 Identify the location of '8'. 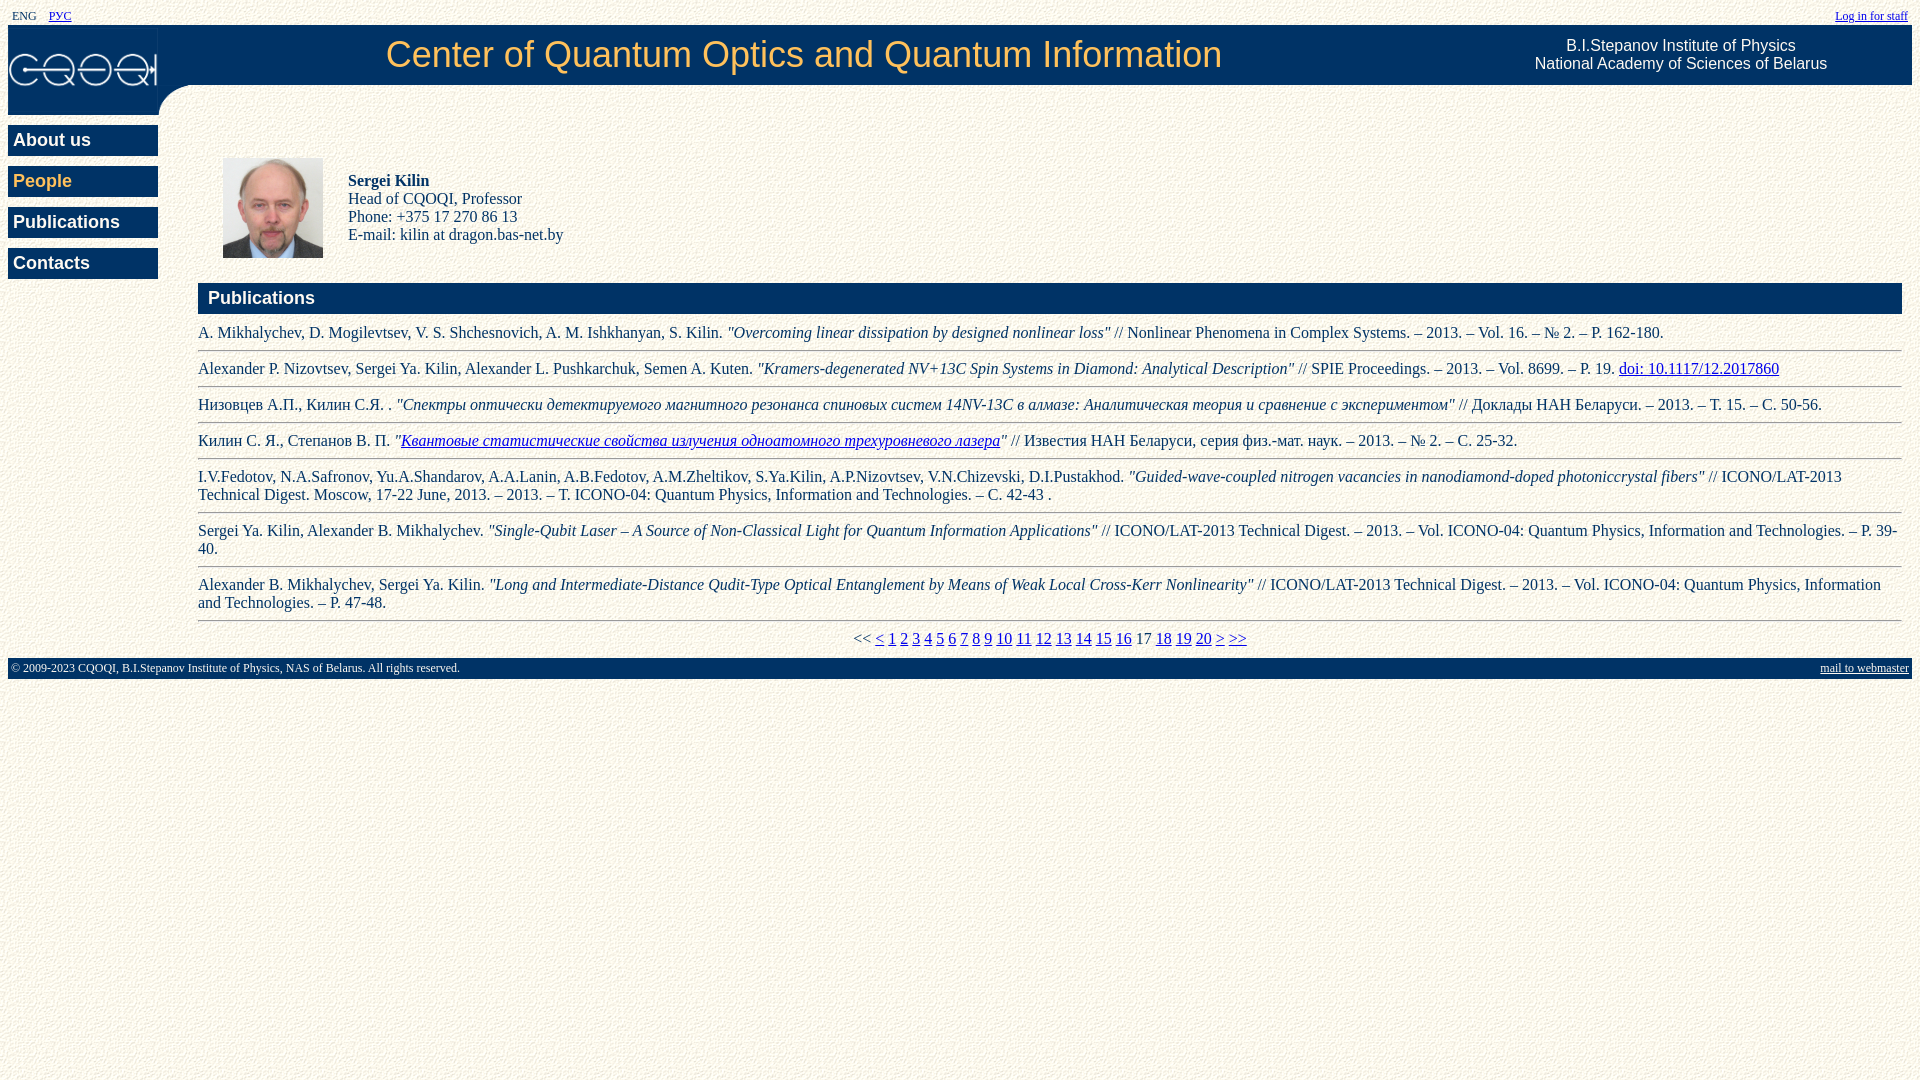
(971, 638).